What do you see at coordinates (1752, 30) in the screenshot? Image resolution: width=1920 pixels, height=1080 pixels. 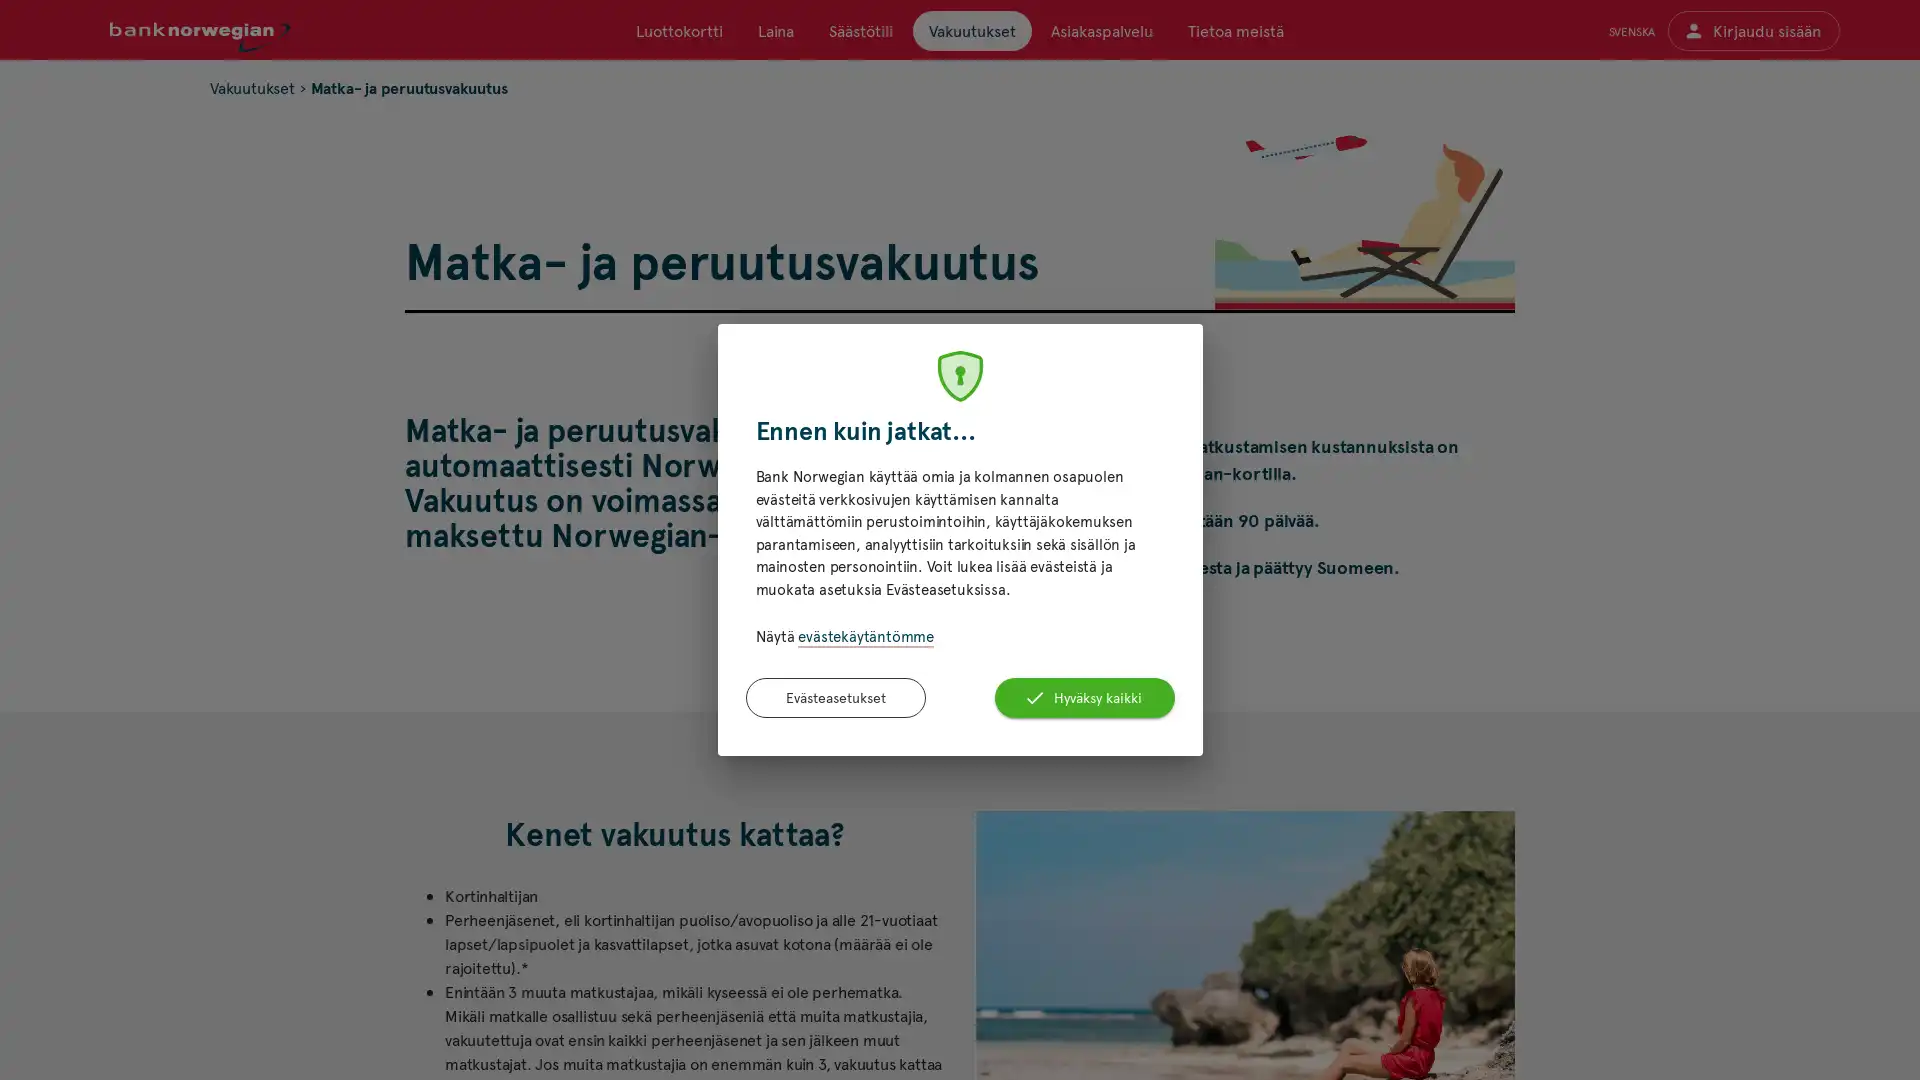 I see `Kirjaudu sisaan` at bounding box center [1752, 30].